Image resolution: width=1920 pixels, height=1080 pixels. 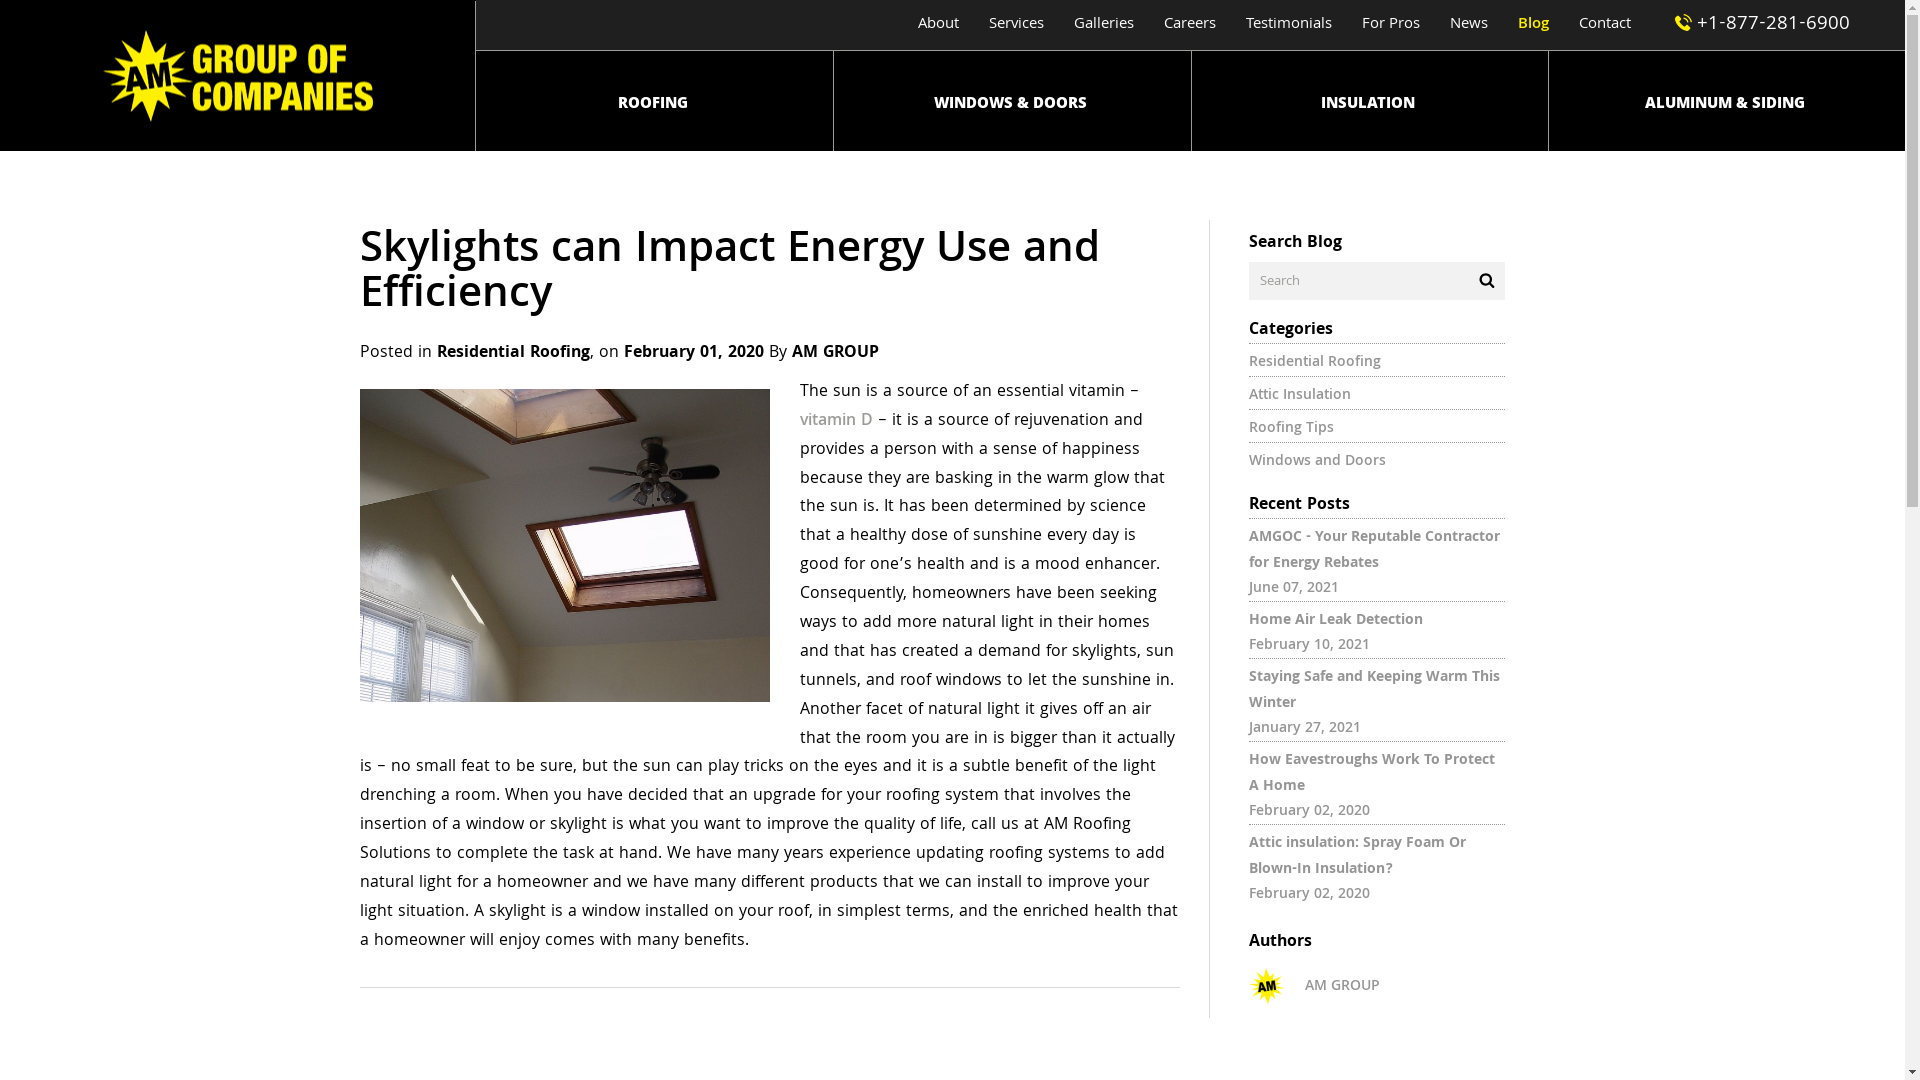 What do you see at coordinates (1749, 24) in the screenshot?
I see `'+1-877-281-6900'` at bounding box center [1749, 24].